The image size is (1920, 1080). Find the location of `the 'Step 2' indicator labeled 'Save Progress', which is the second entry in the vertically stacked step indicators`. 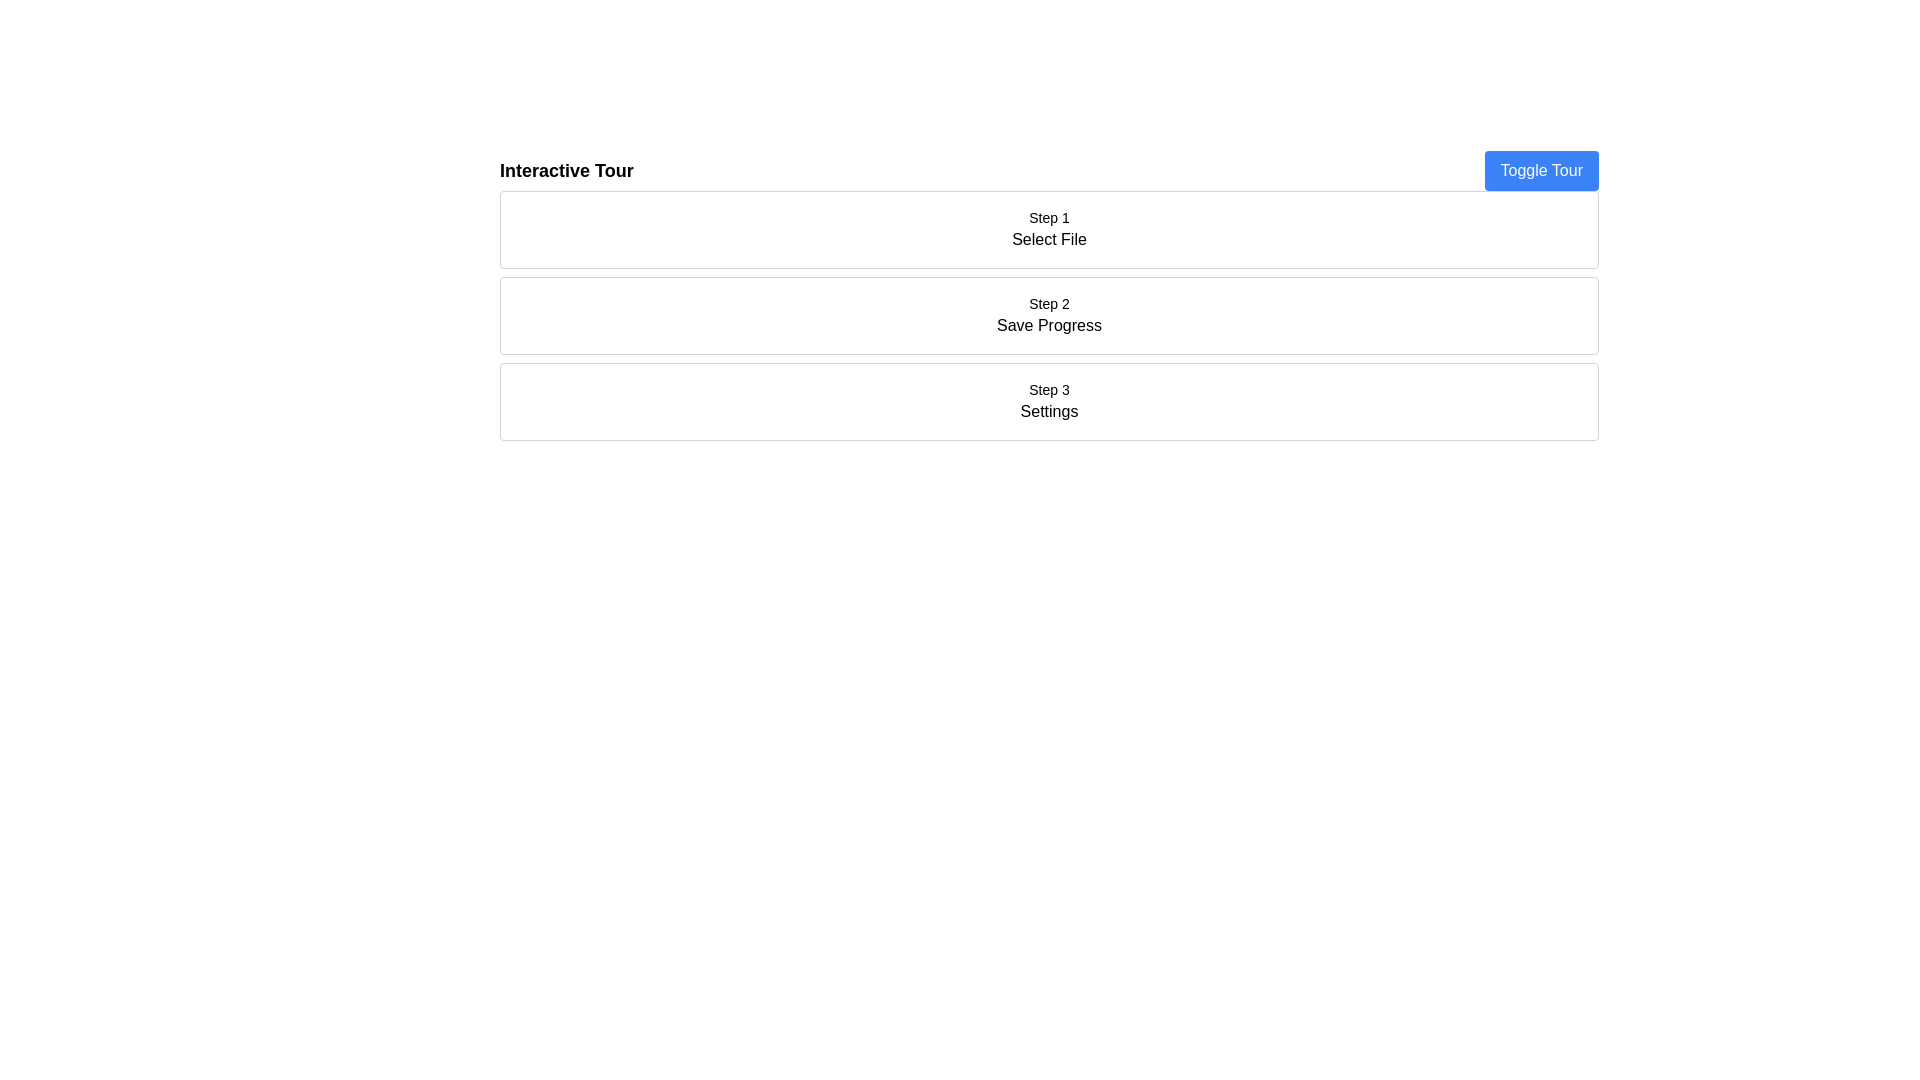

the 'Step 2' indicator labeled 'Save Progress', which is the second entry in the vertically stacked step indicators is located at coordinates (1048, 315).